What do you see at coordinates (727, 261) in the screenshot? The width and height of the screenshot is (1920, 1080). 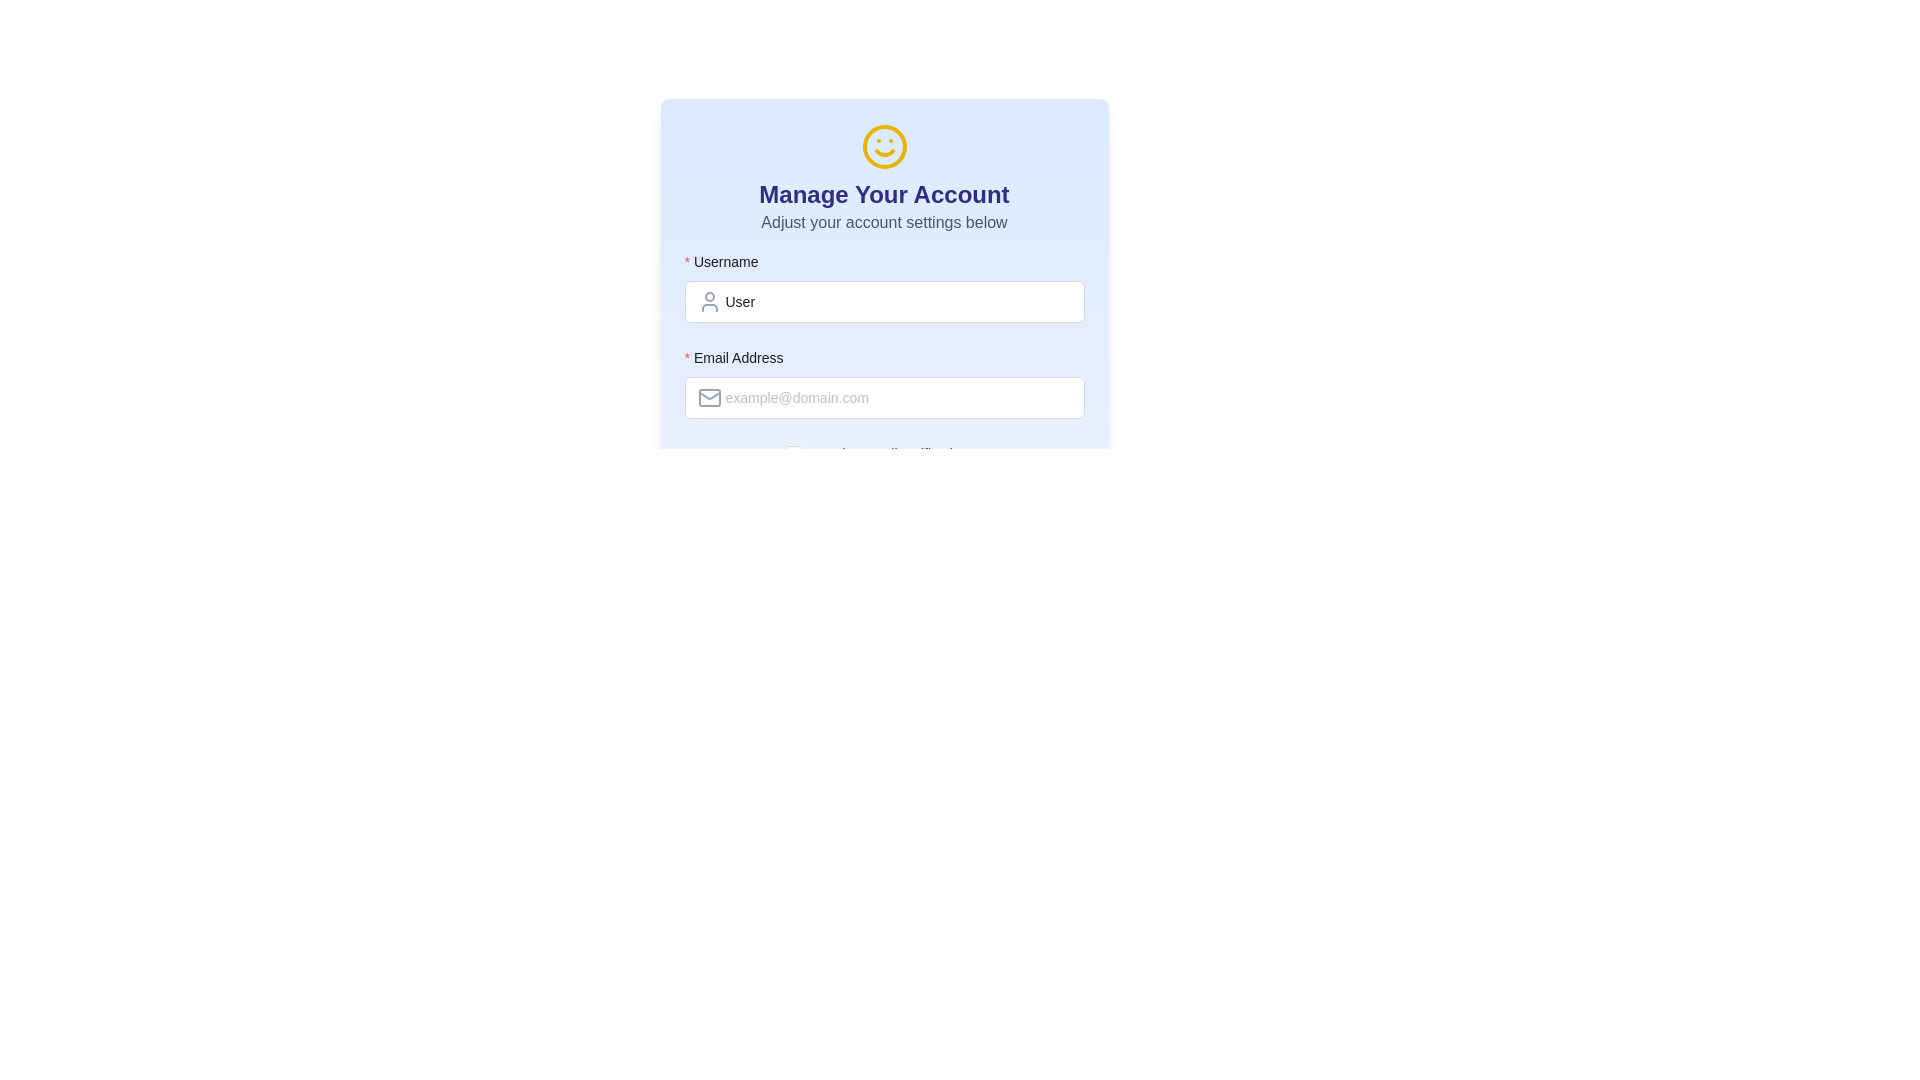 I see `the first label in the form that indicates the expected information for the username input field, positioned directly above the username input field` at bounding box center [727, 261].